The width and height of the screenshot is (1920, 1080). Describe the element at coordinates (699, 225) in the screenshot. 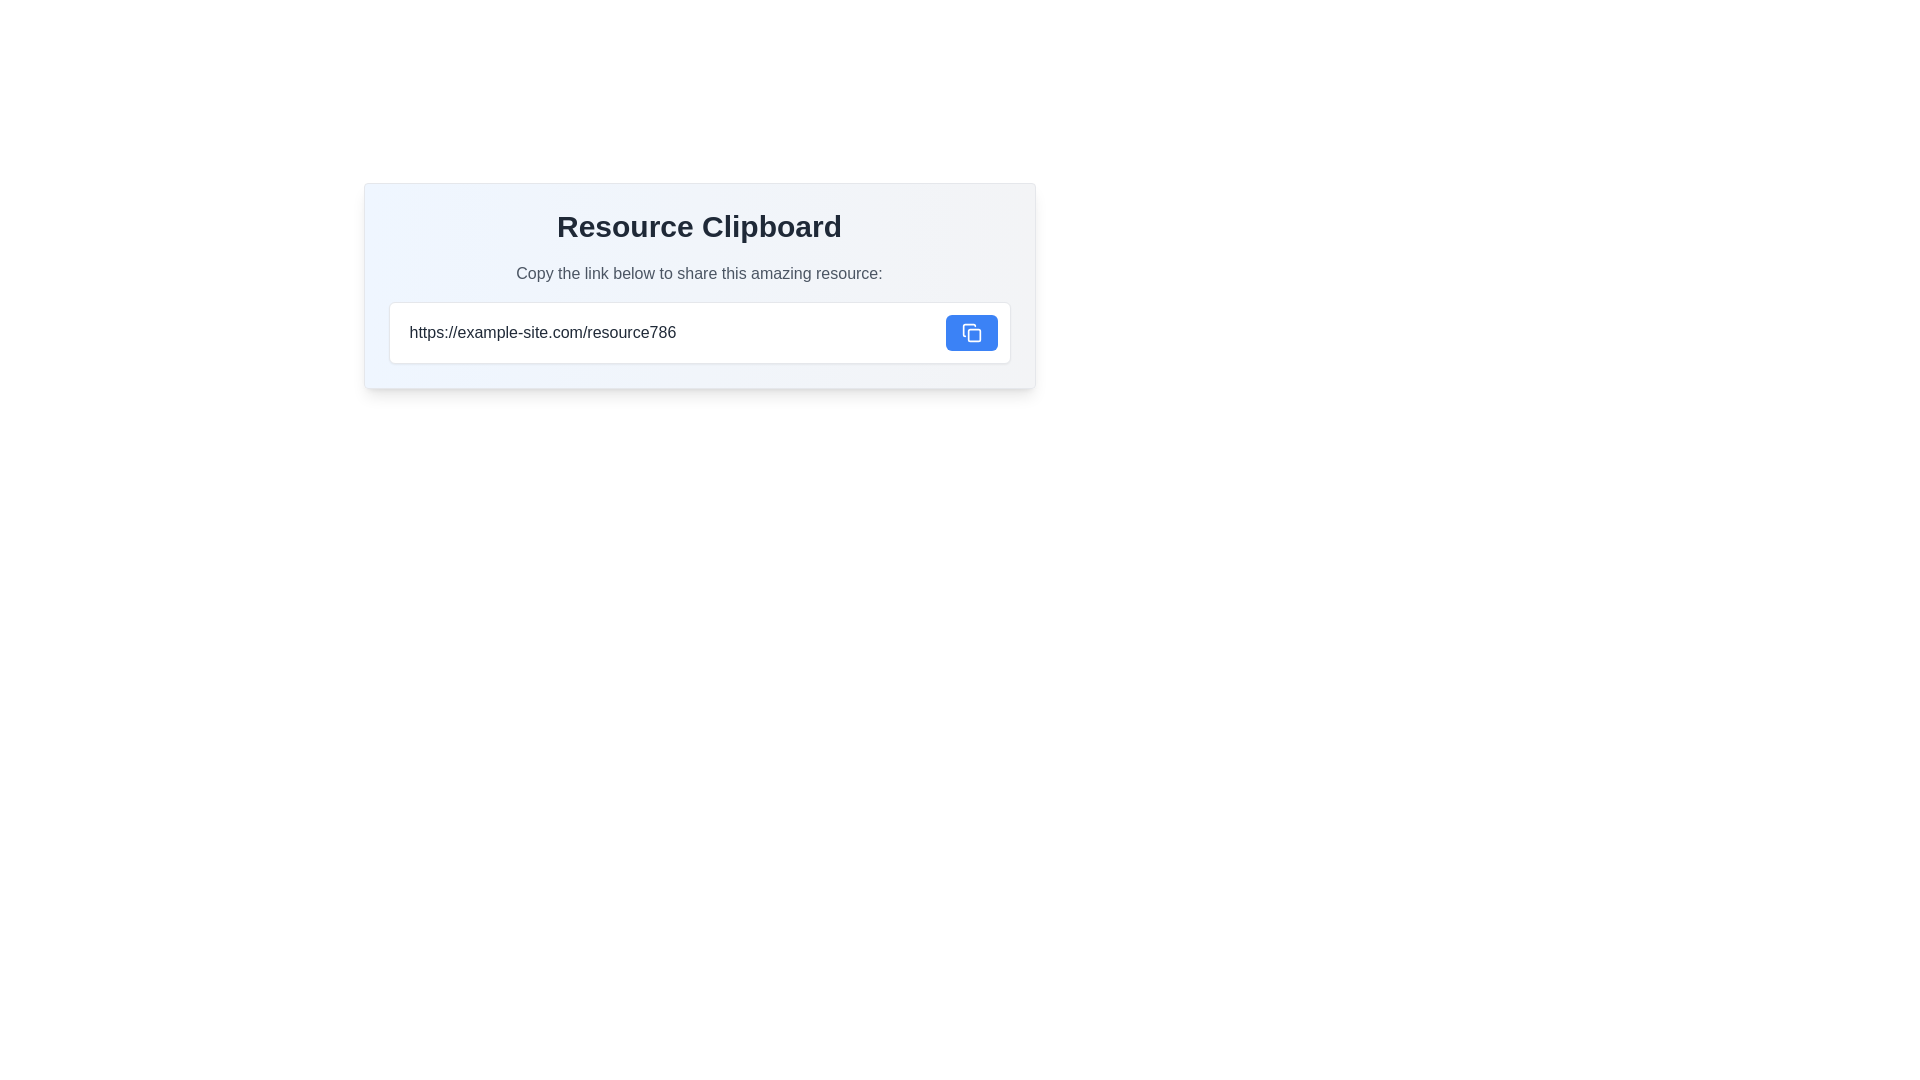

I see `the static text heading at the top of the card component, which serves as the title for the content below it` at that location.